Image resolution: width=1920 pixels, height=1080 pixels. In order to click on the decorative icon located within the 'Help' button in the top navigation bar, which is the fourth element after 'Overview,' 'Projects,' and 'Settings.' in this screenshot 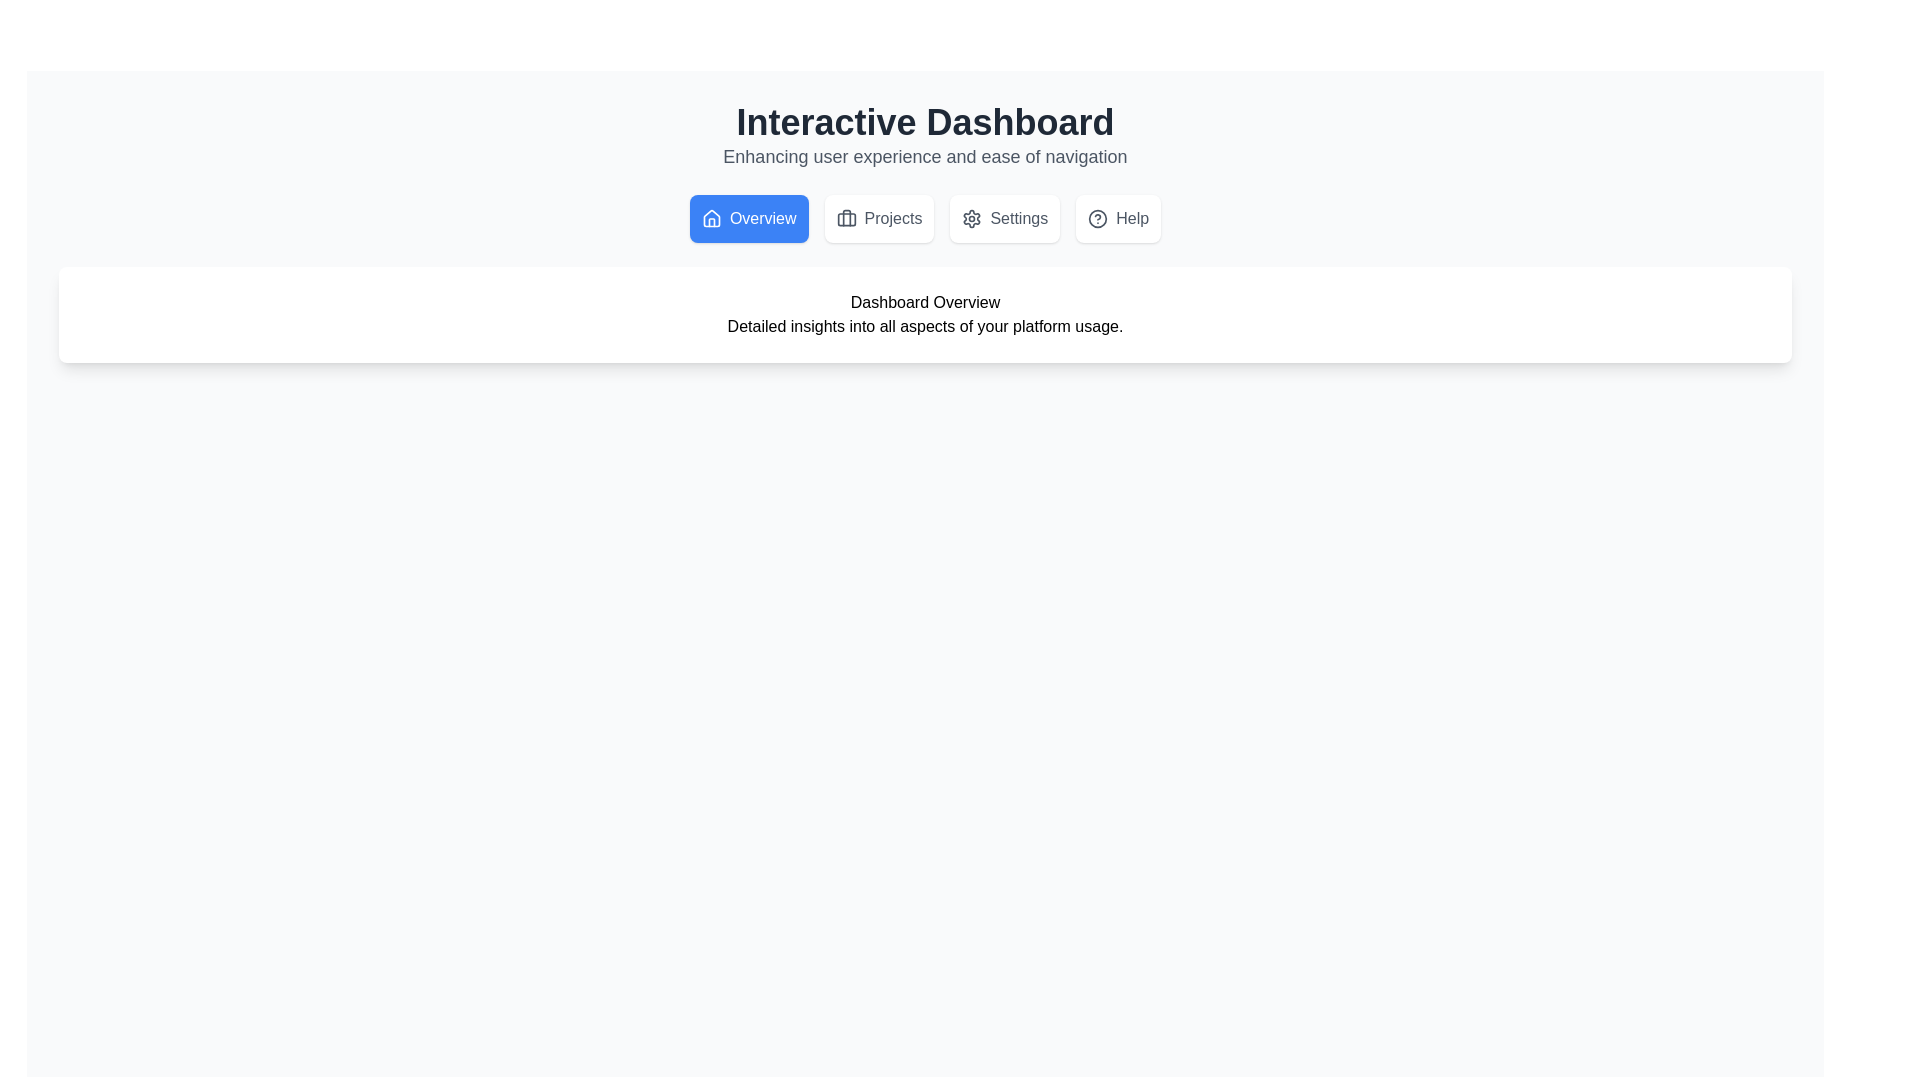, I will do `click(1097, 219)`.